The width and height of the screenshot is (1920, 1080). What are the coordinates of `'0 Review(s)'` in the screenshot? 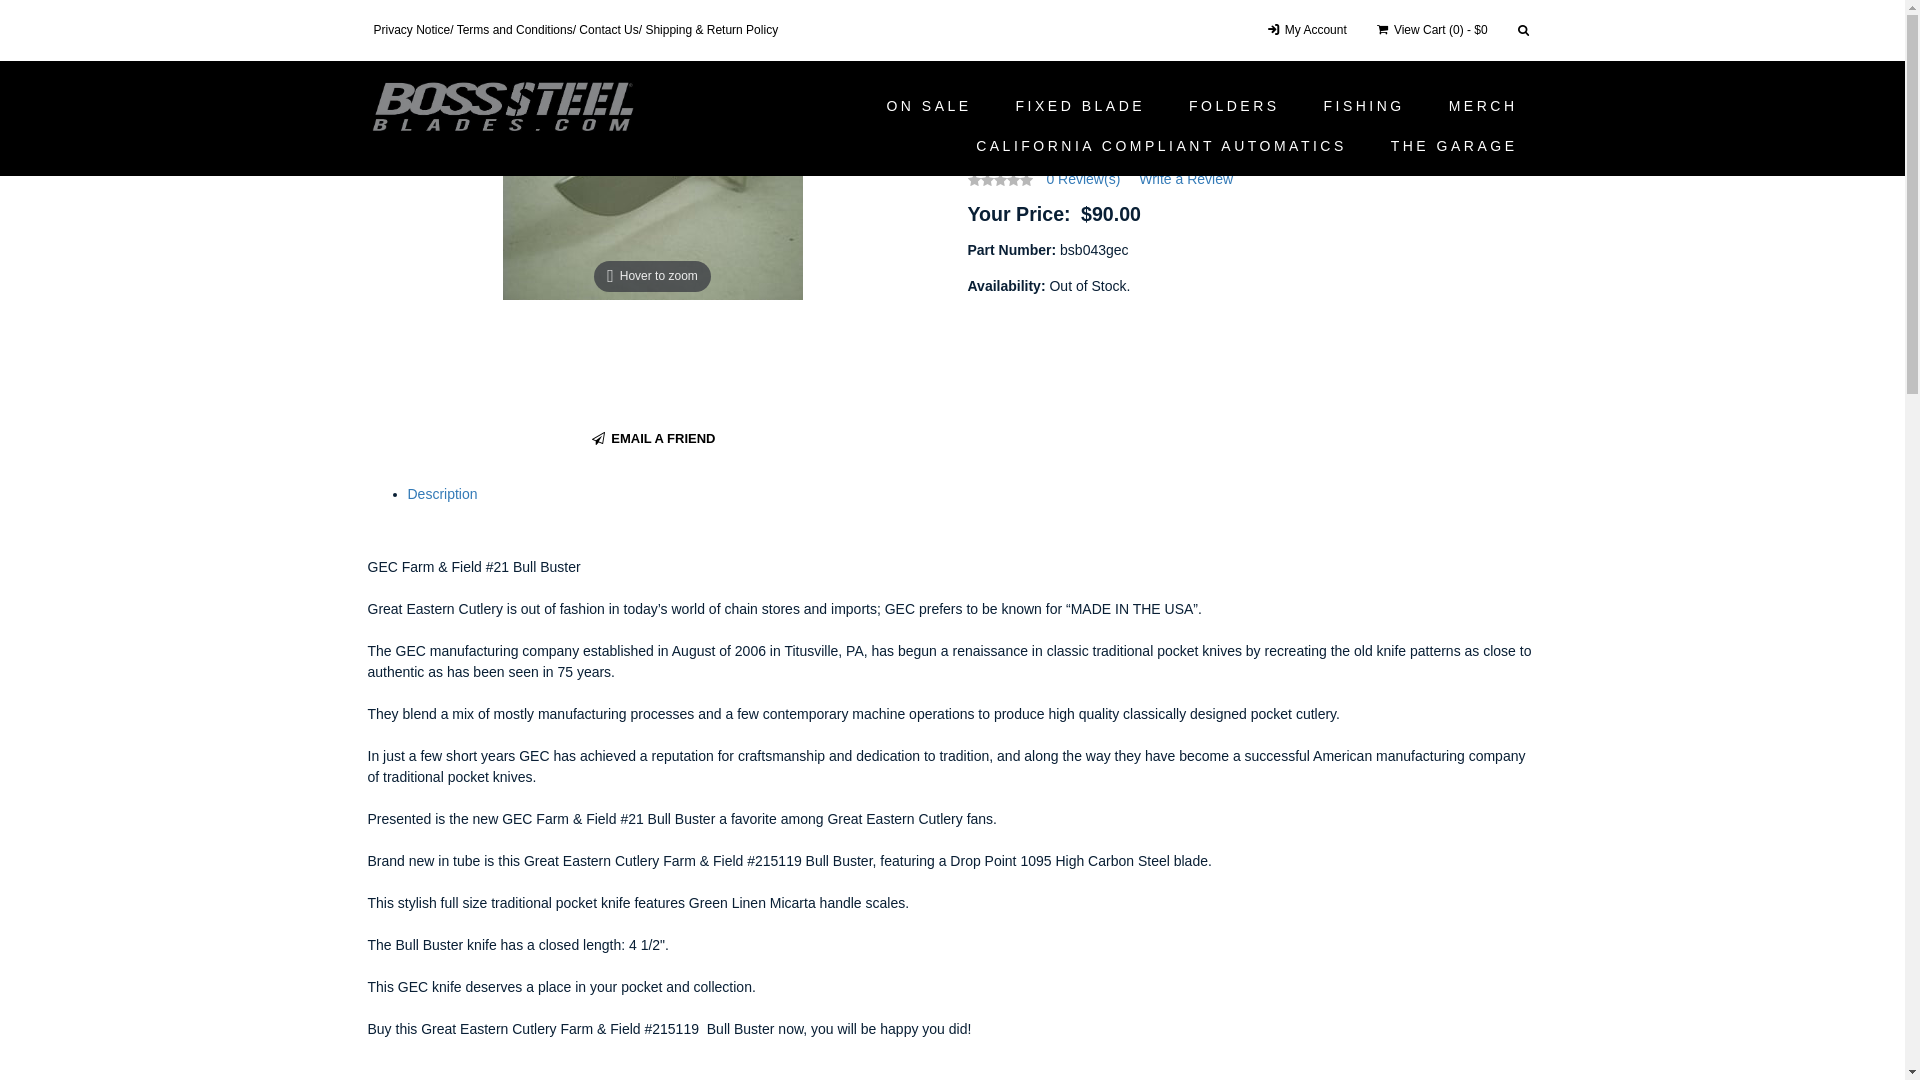 It's located at (1082, 177).